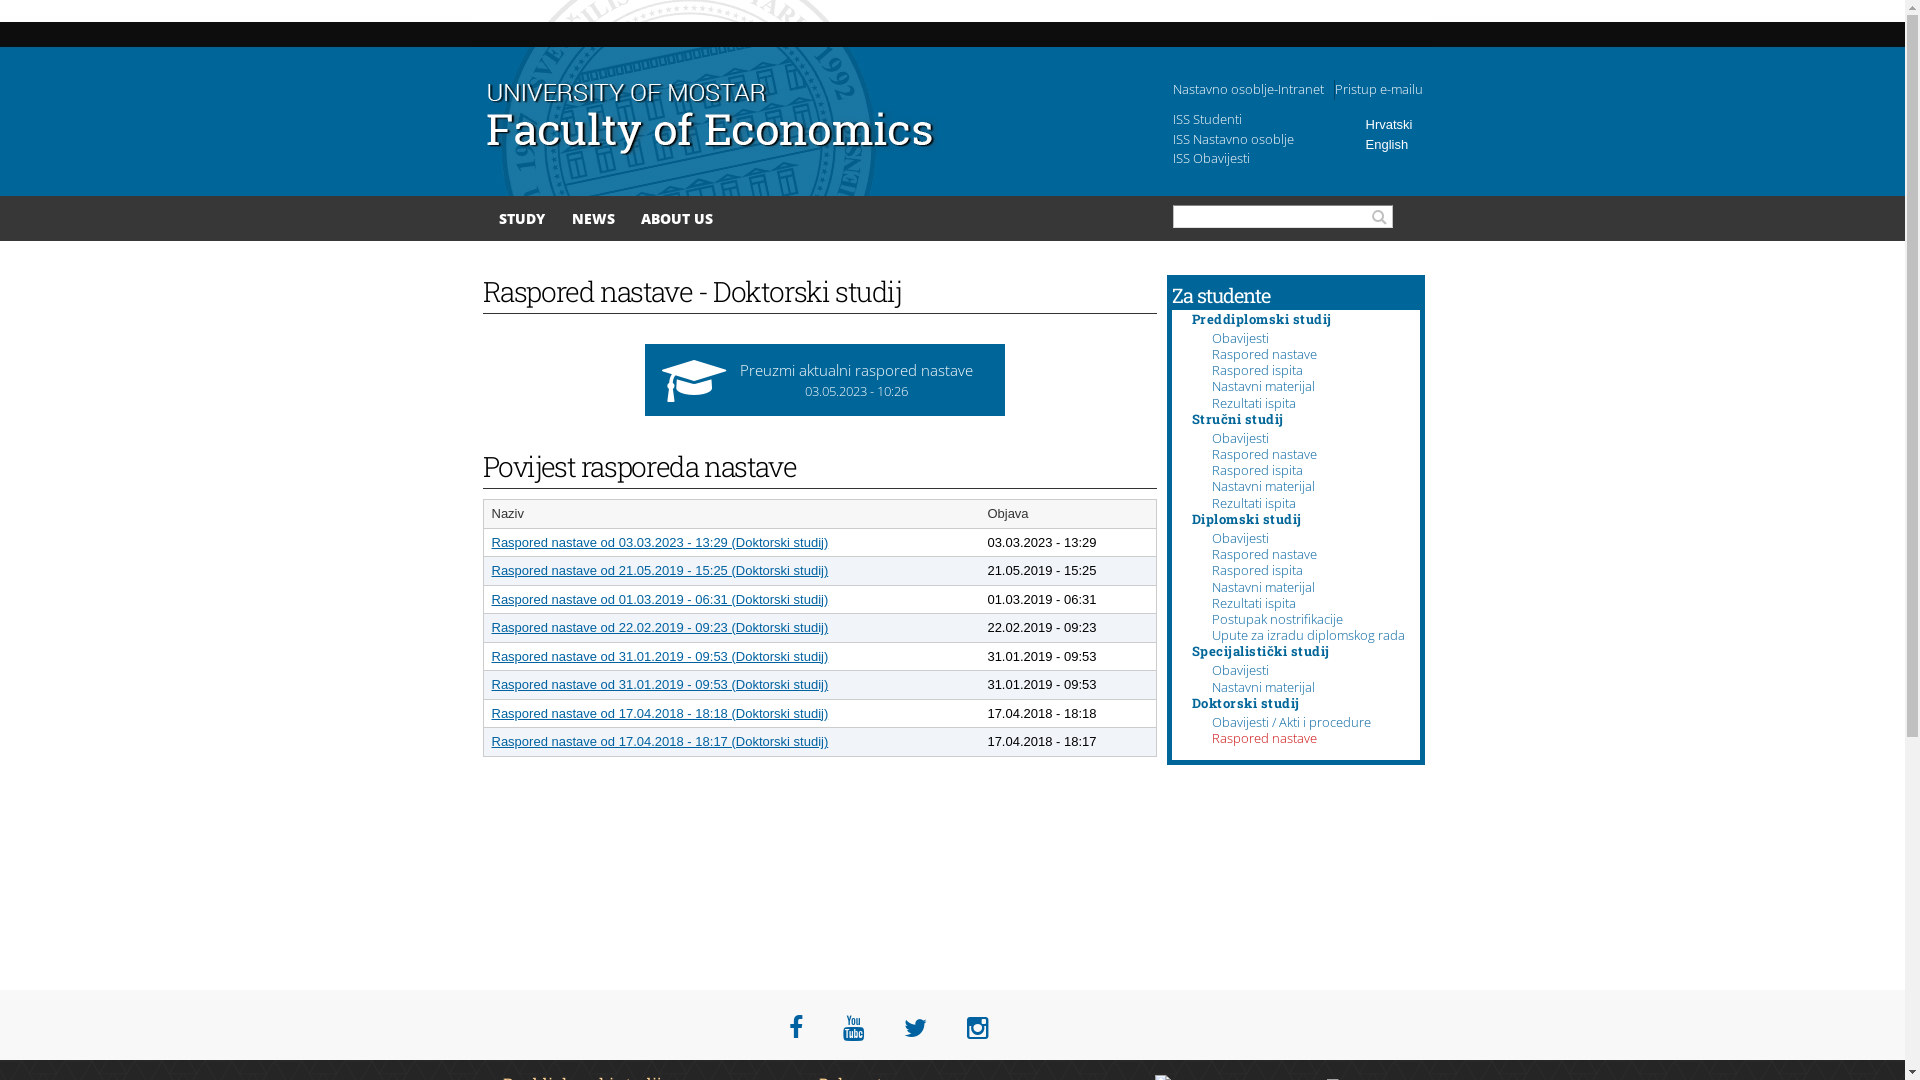 Image resolution: width=1920 pixels, height=1080 pixels. I want to click on 'ISS Studenti', so click(1205, 119).